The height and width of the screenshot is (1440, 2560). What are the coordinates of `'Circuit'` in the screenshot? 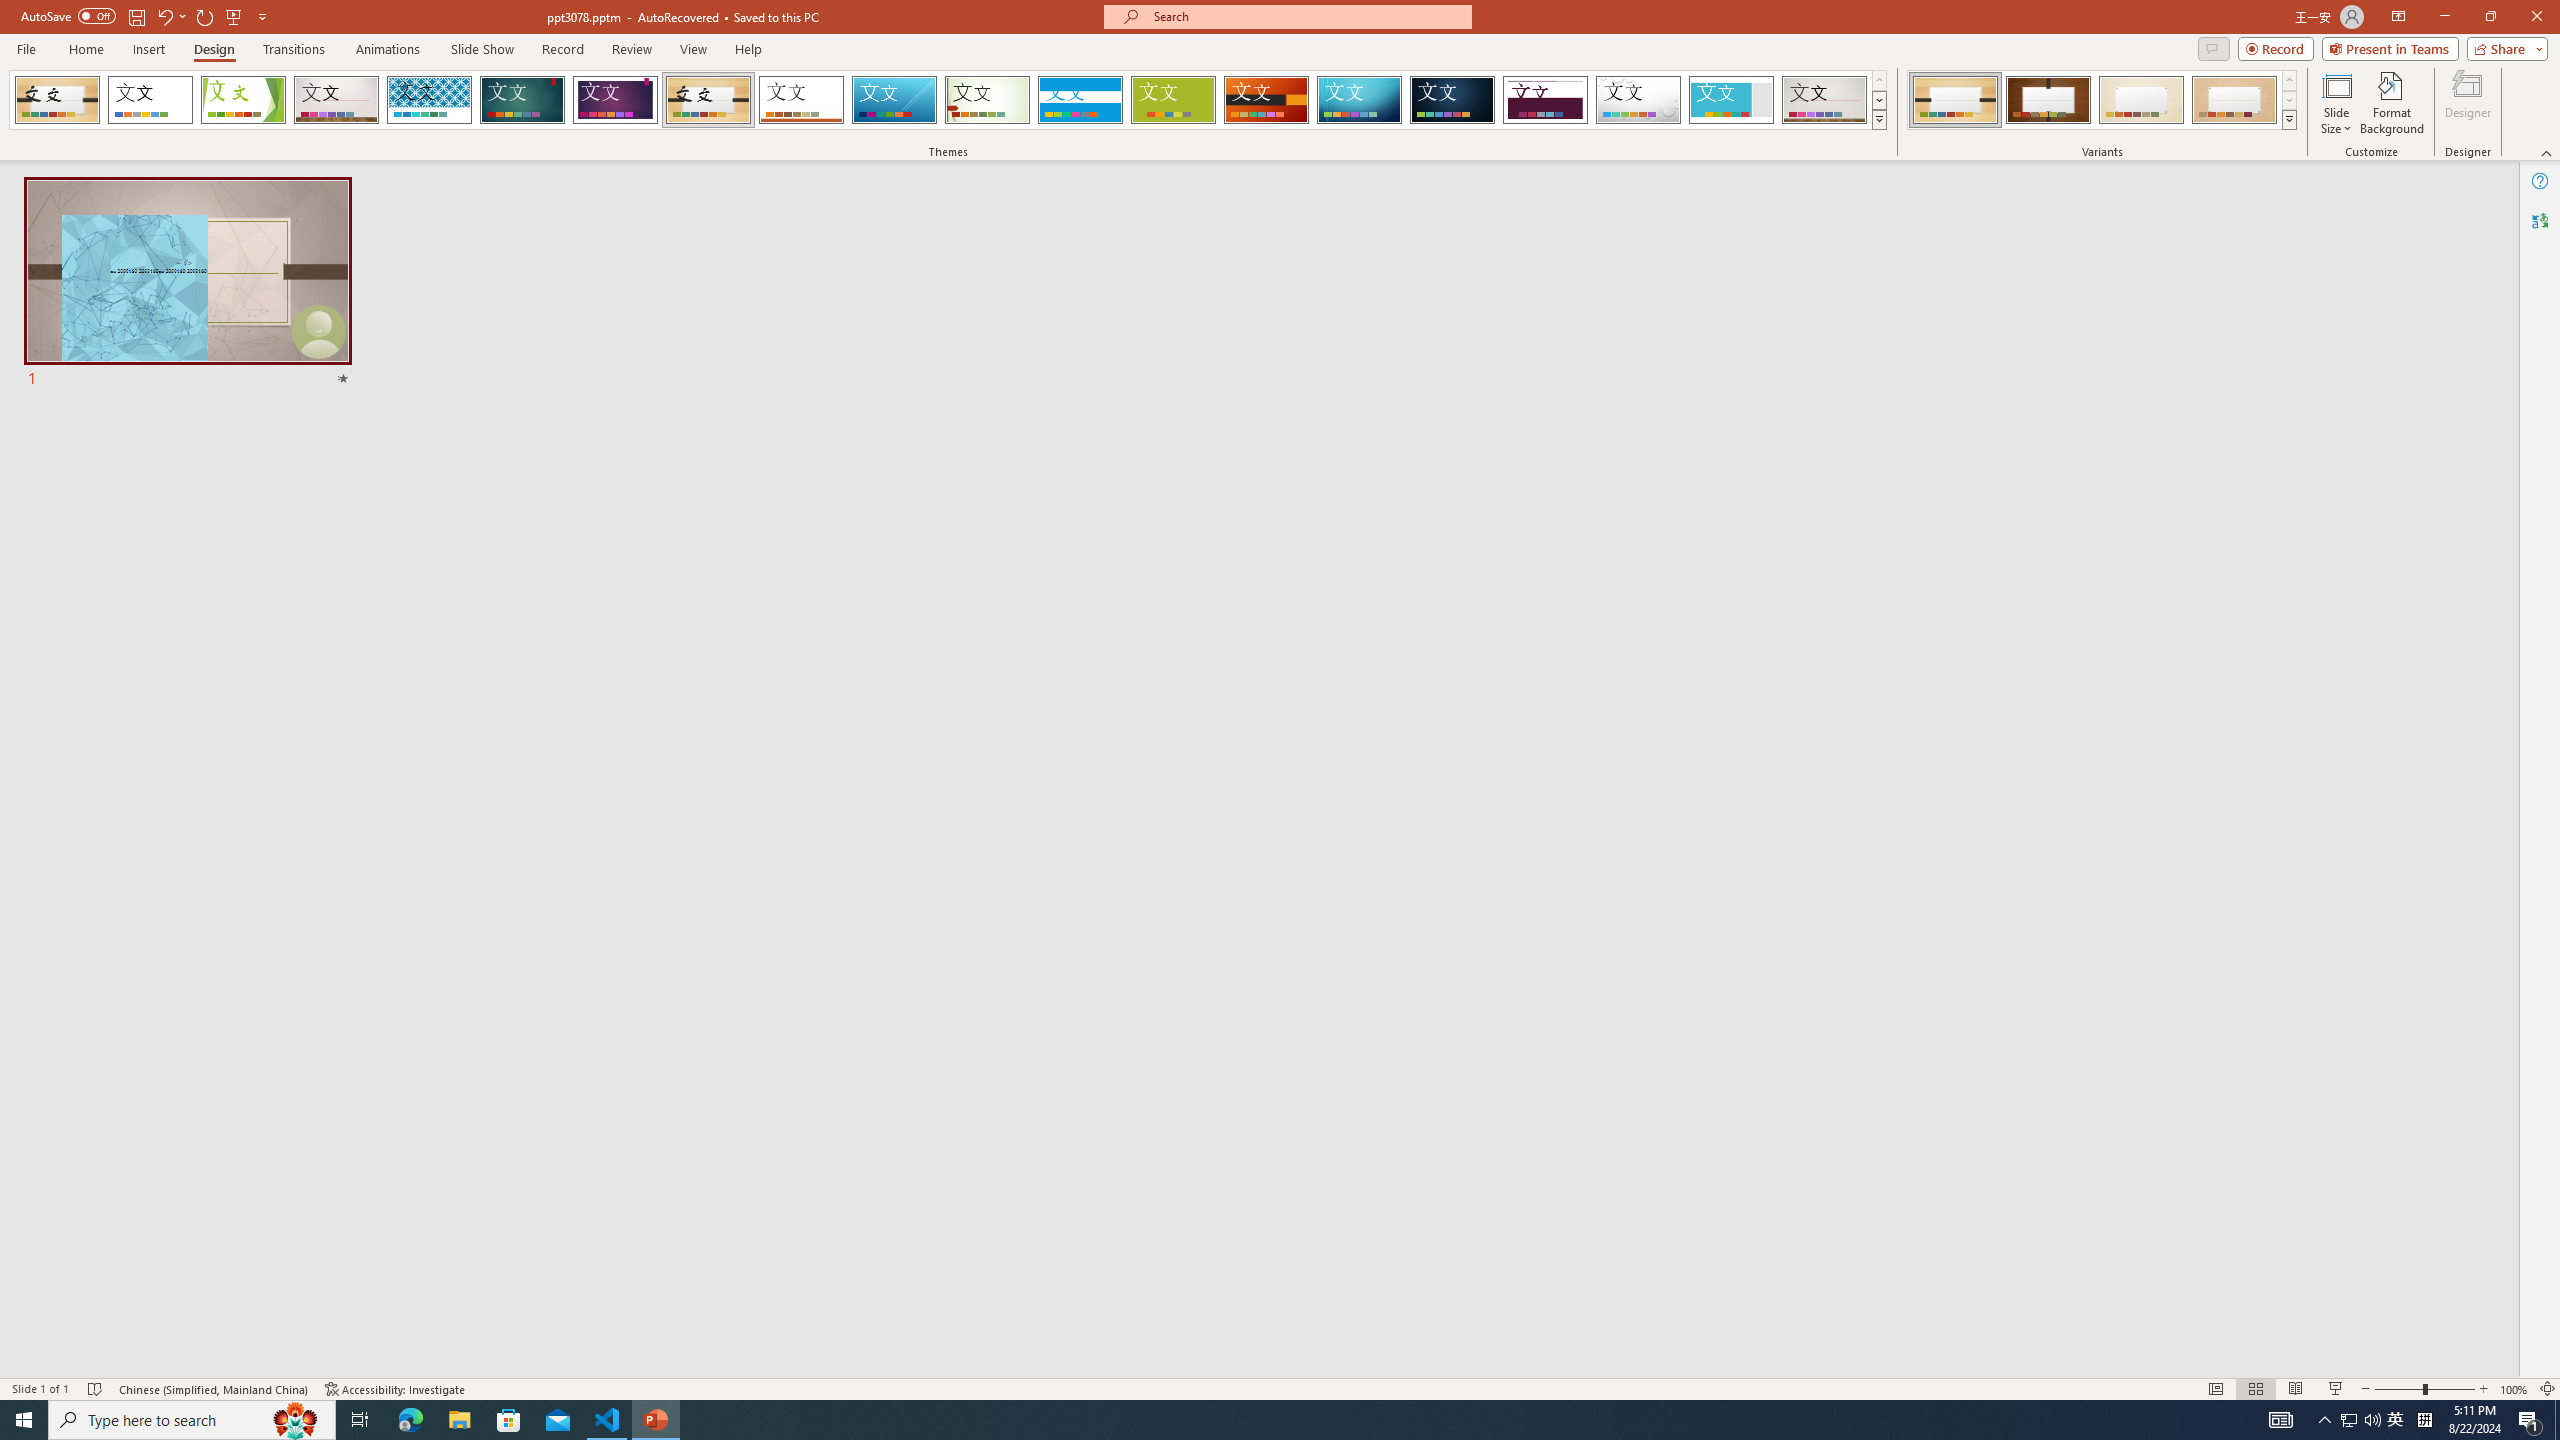 It's located at (1358, 99).